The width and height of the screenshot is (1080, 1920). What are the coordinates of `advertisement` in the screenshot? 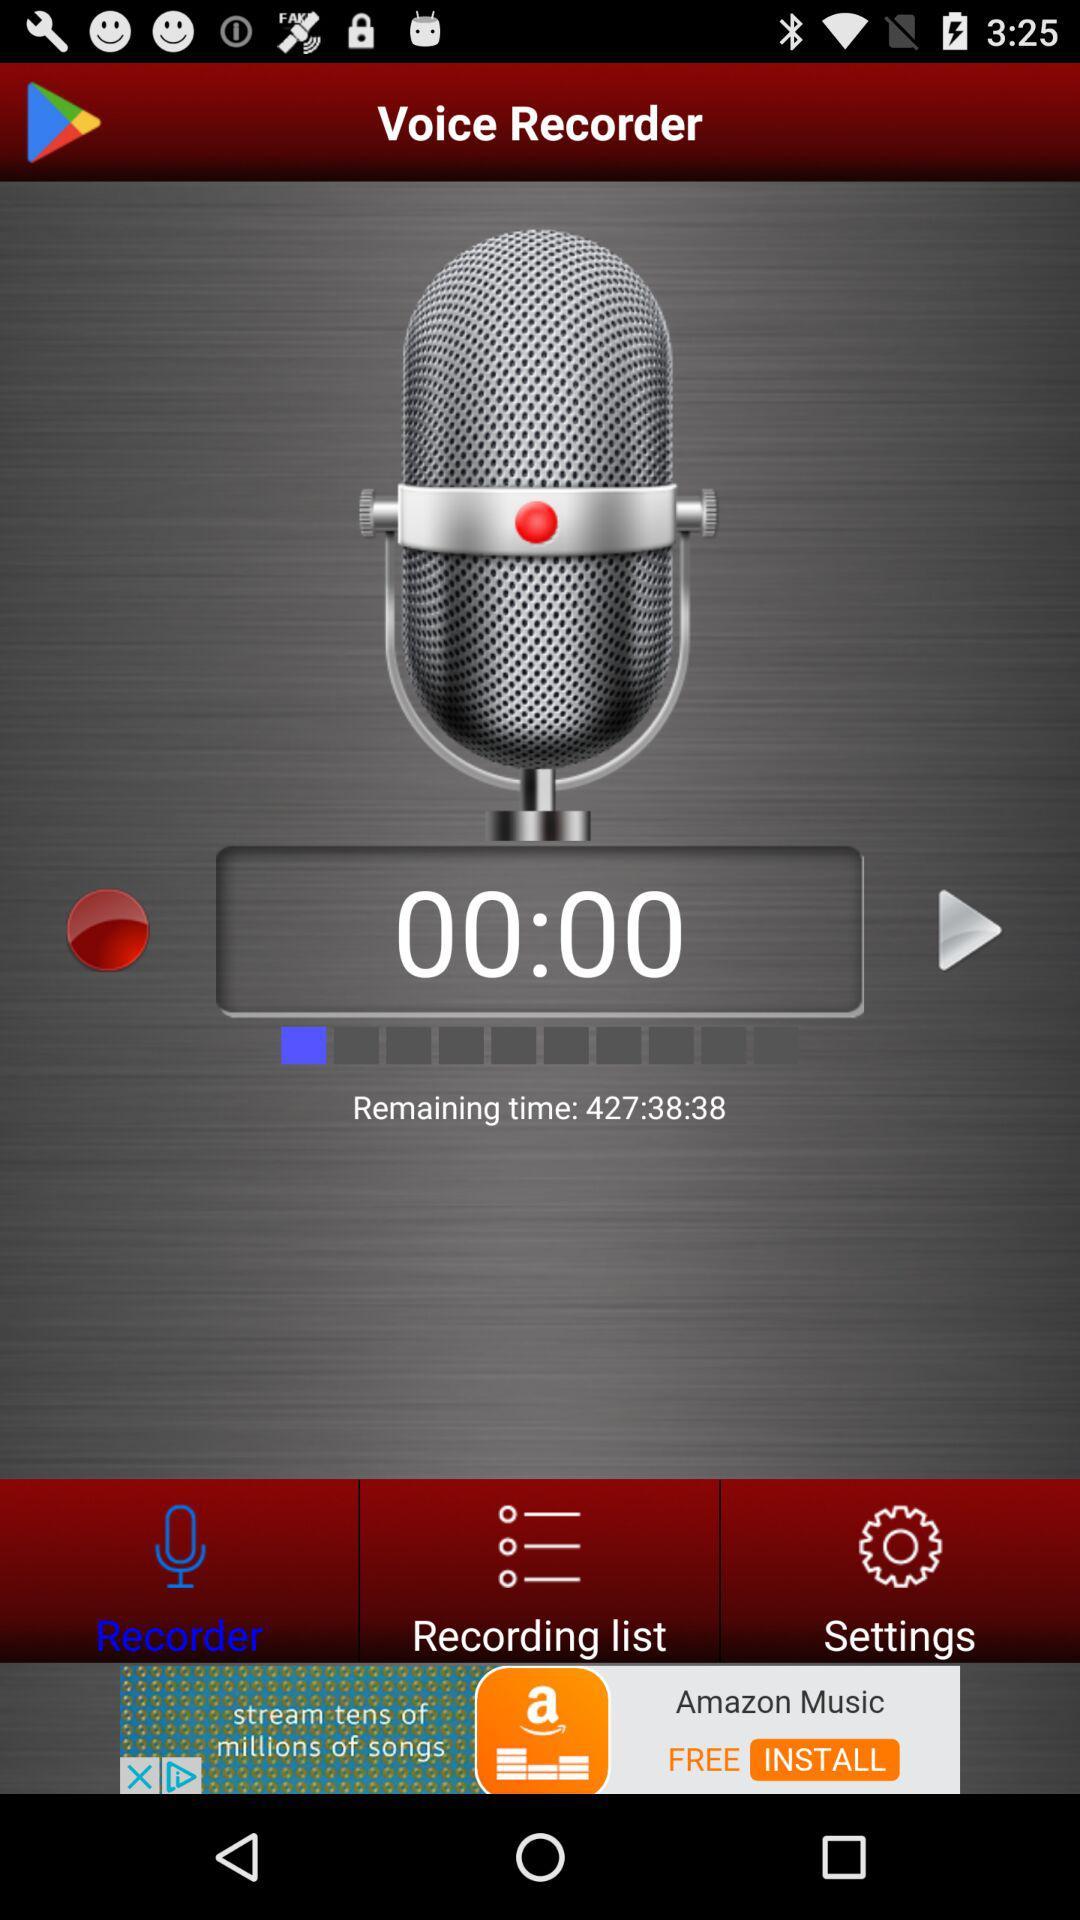 It's located at (540, 1727).